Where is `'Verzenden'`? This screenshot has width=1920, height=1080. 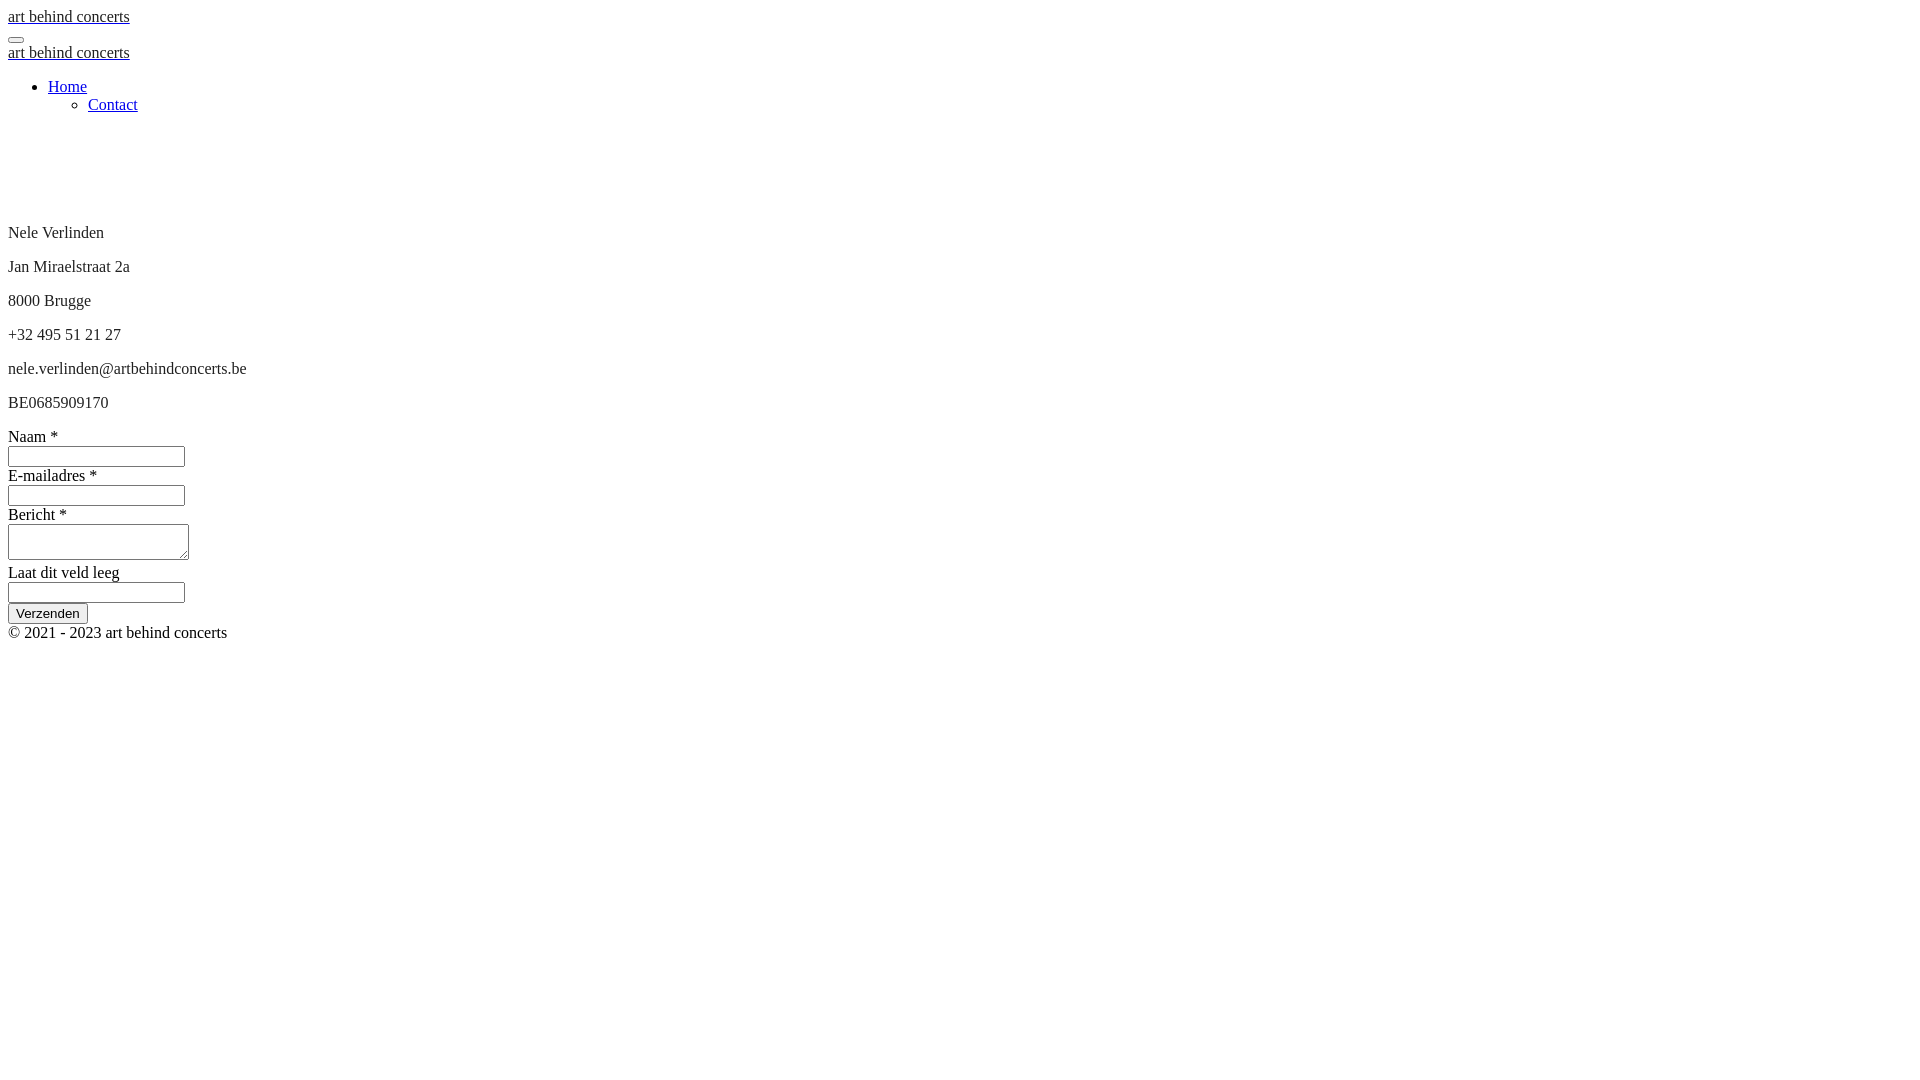
'Verzenden' is located at coordinates (48, 612).